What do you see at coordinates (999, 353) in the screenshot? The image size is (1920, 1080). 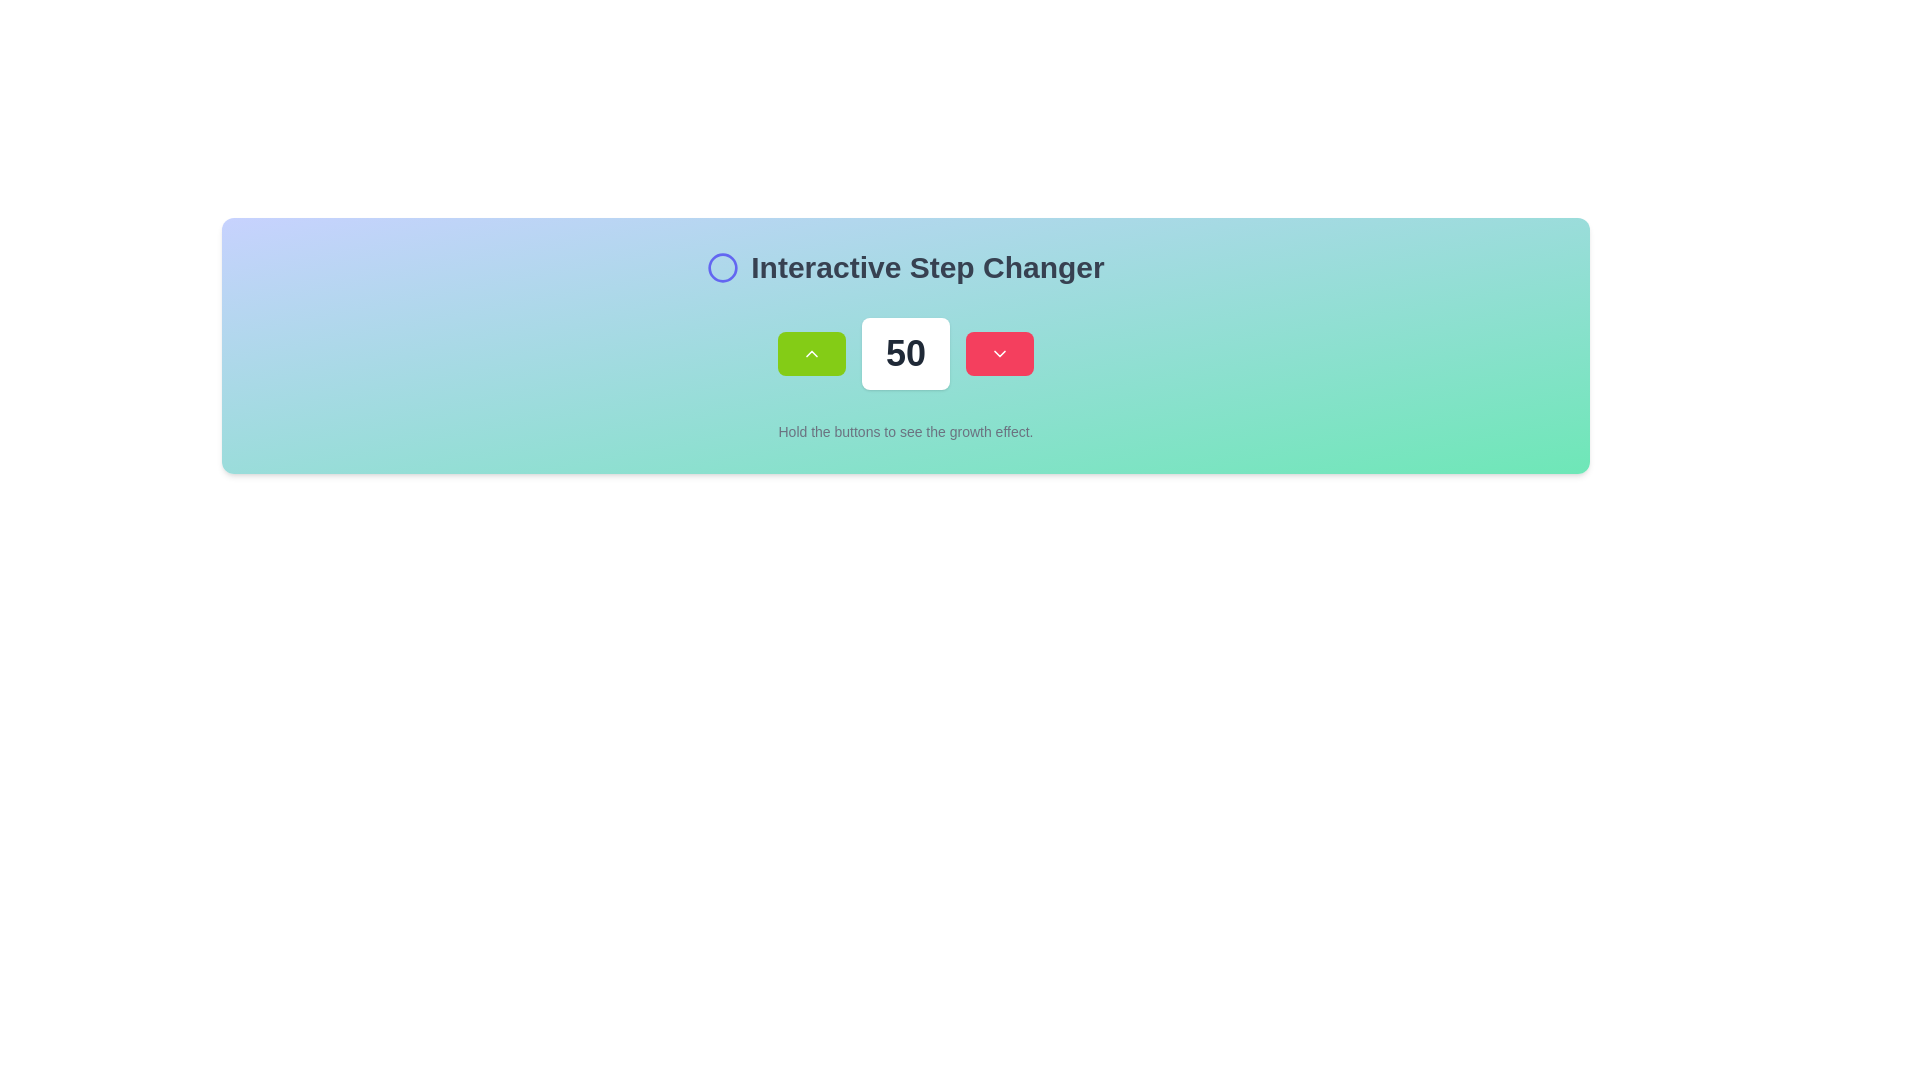 I see `the red decrement button located to the right of the white text field to decrease the numerical value displayed` at bounding box center [999, 353].